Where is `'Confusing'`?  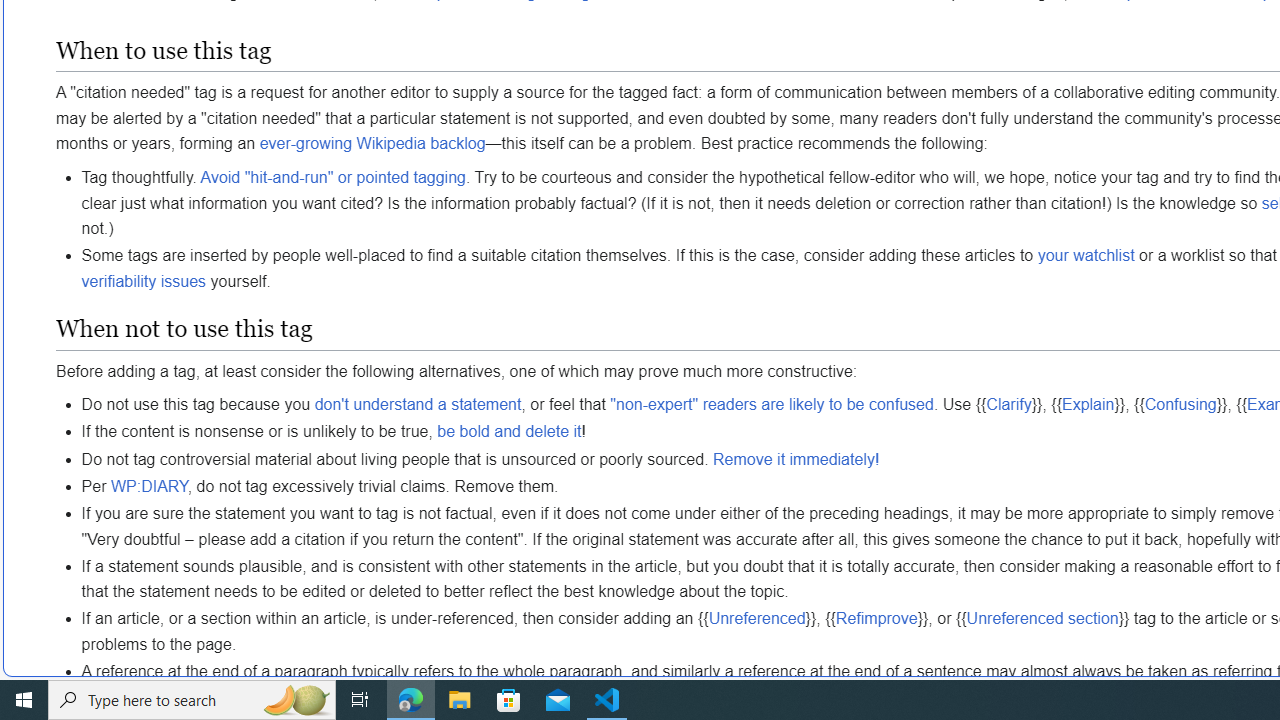 'Confusing' is located at coordinates (1180, 405).